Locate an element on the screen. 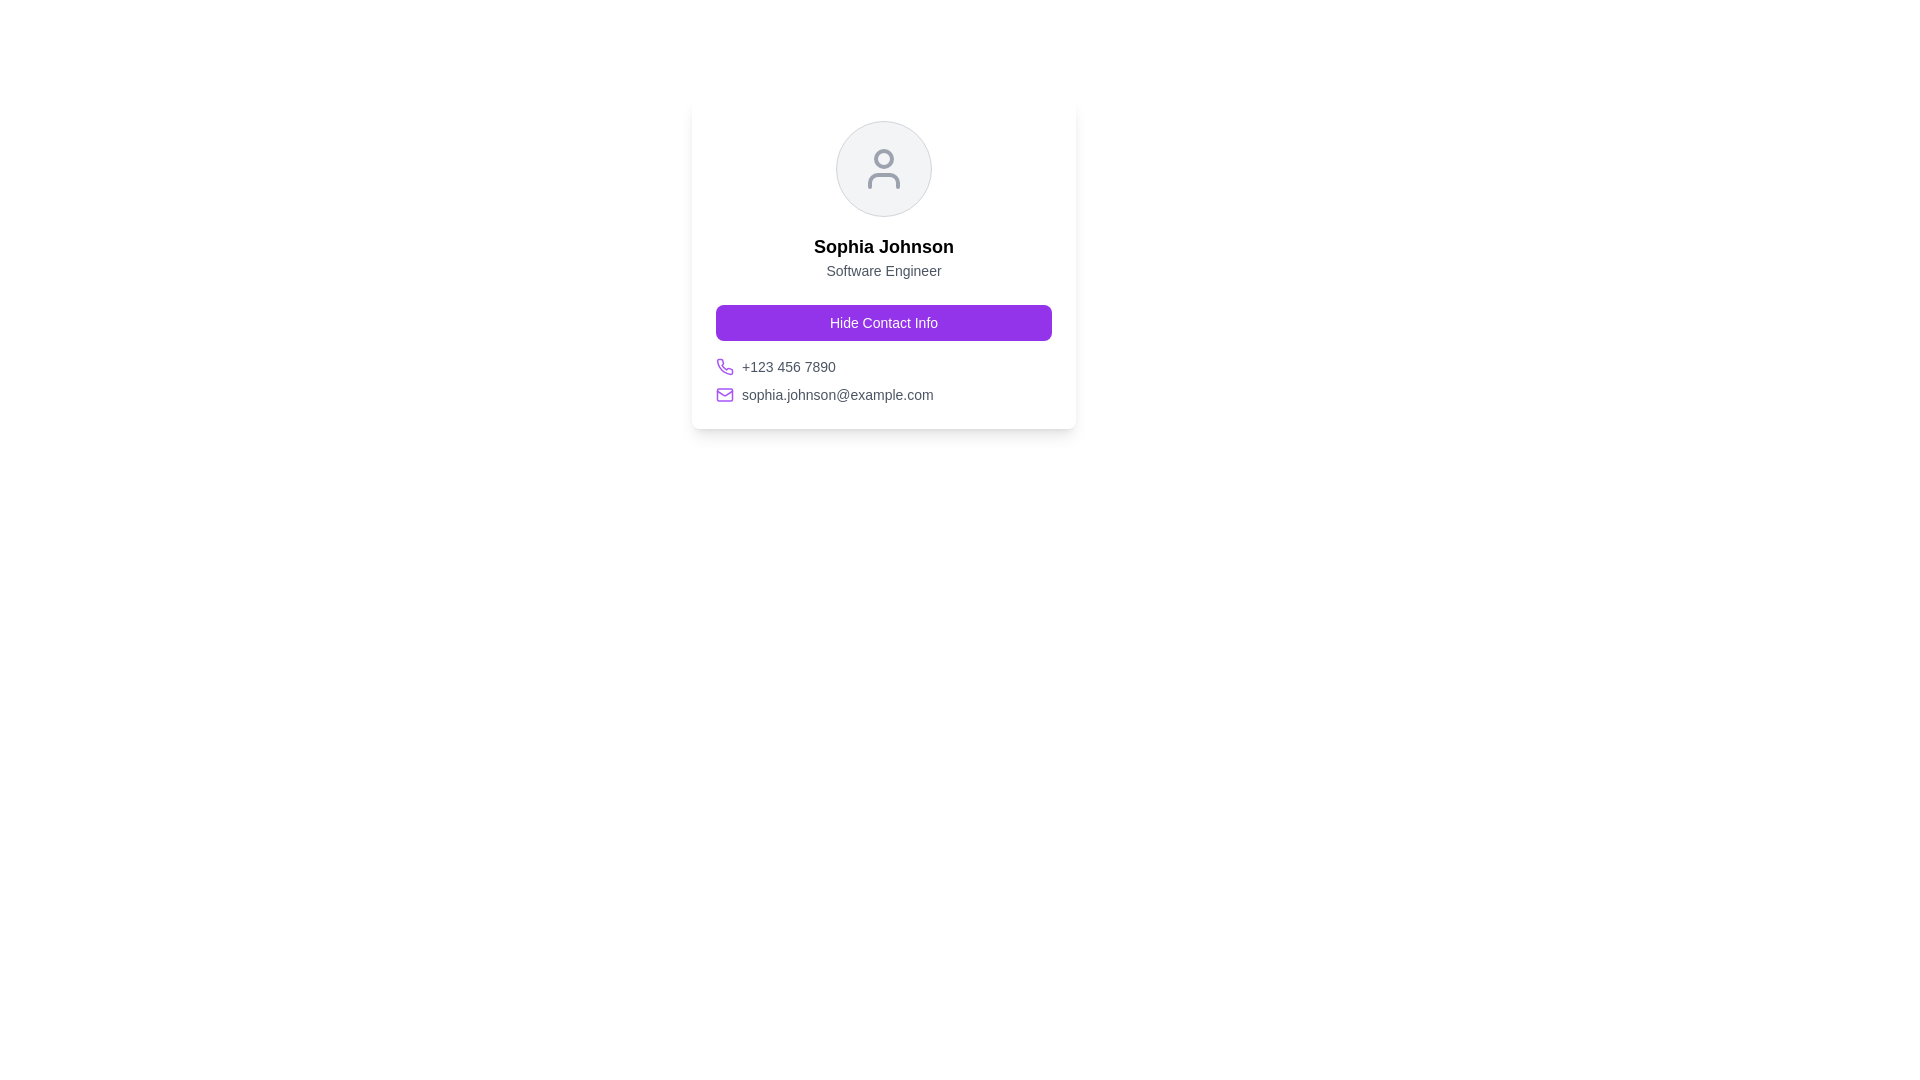  the unfilled rectangular SVG graphic element located at the bottom-left corner of the user's contact information card, which is positioned beneath a graphical indicator line is located at coordinates (723, 394).